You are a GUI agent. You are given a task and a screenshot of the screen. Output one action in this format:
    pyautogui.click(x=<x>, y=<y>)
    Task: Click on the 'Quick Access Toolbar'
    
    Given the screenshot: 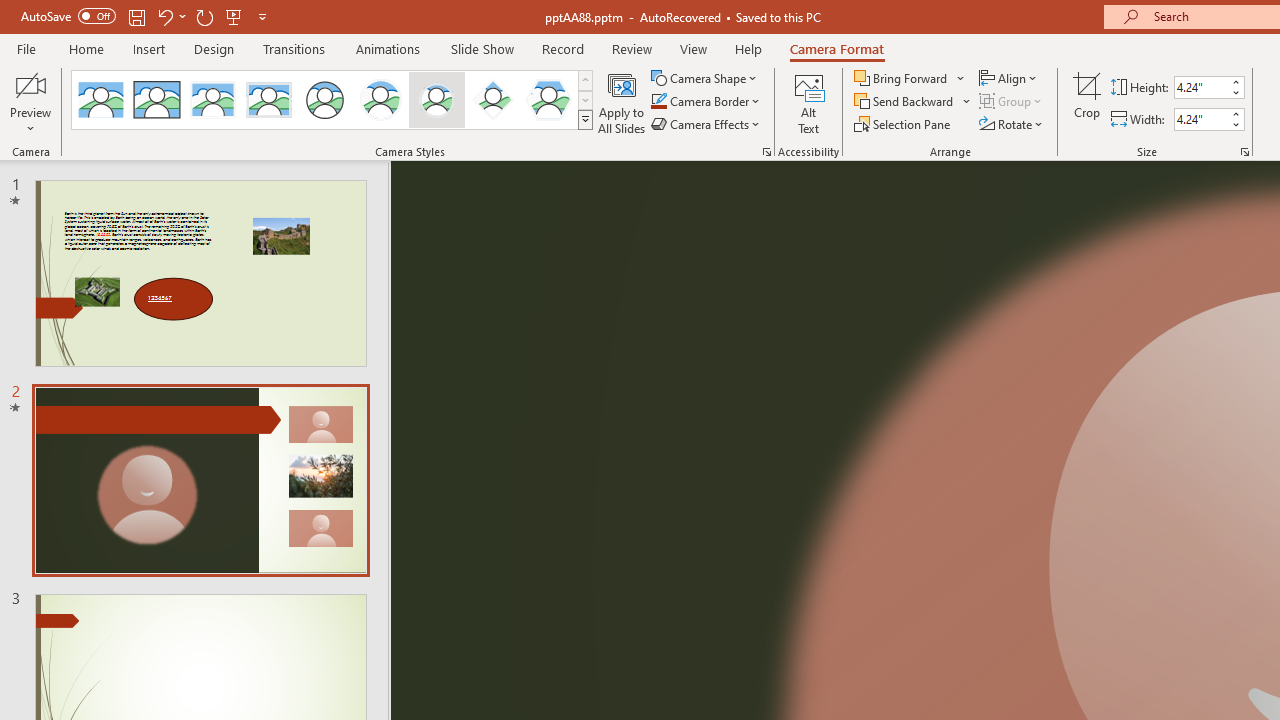 What is the action you would take?
    pyautogui.click(x=144, y=16)
    